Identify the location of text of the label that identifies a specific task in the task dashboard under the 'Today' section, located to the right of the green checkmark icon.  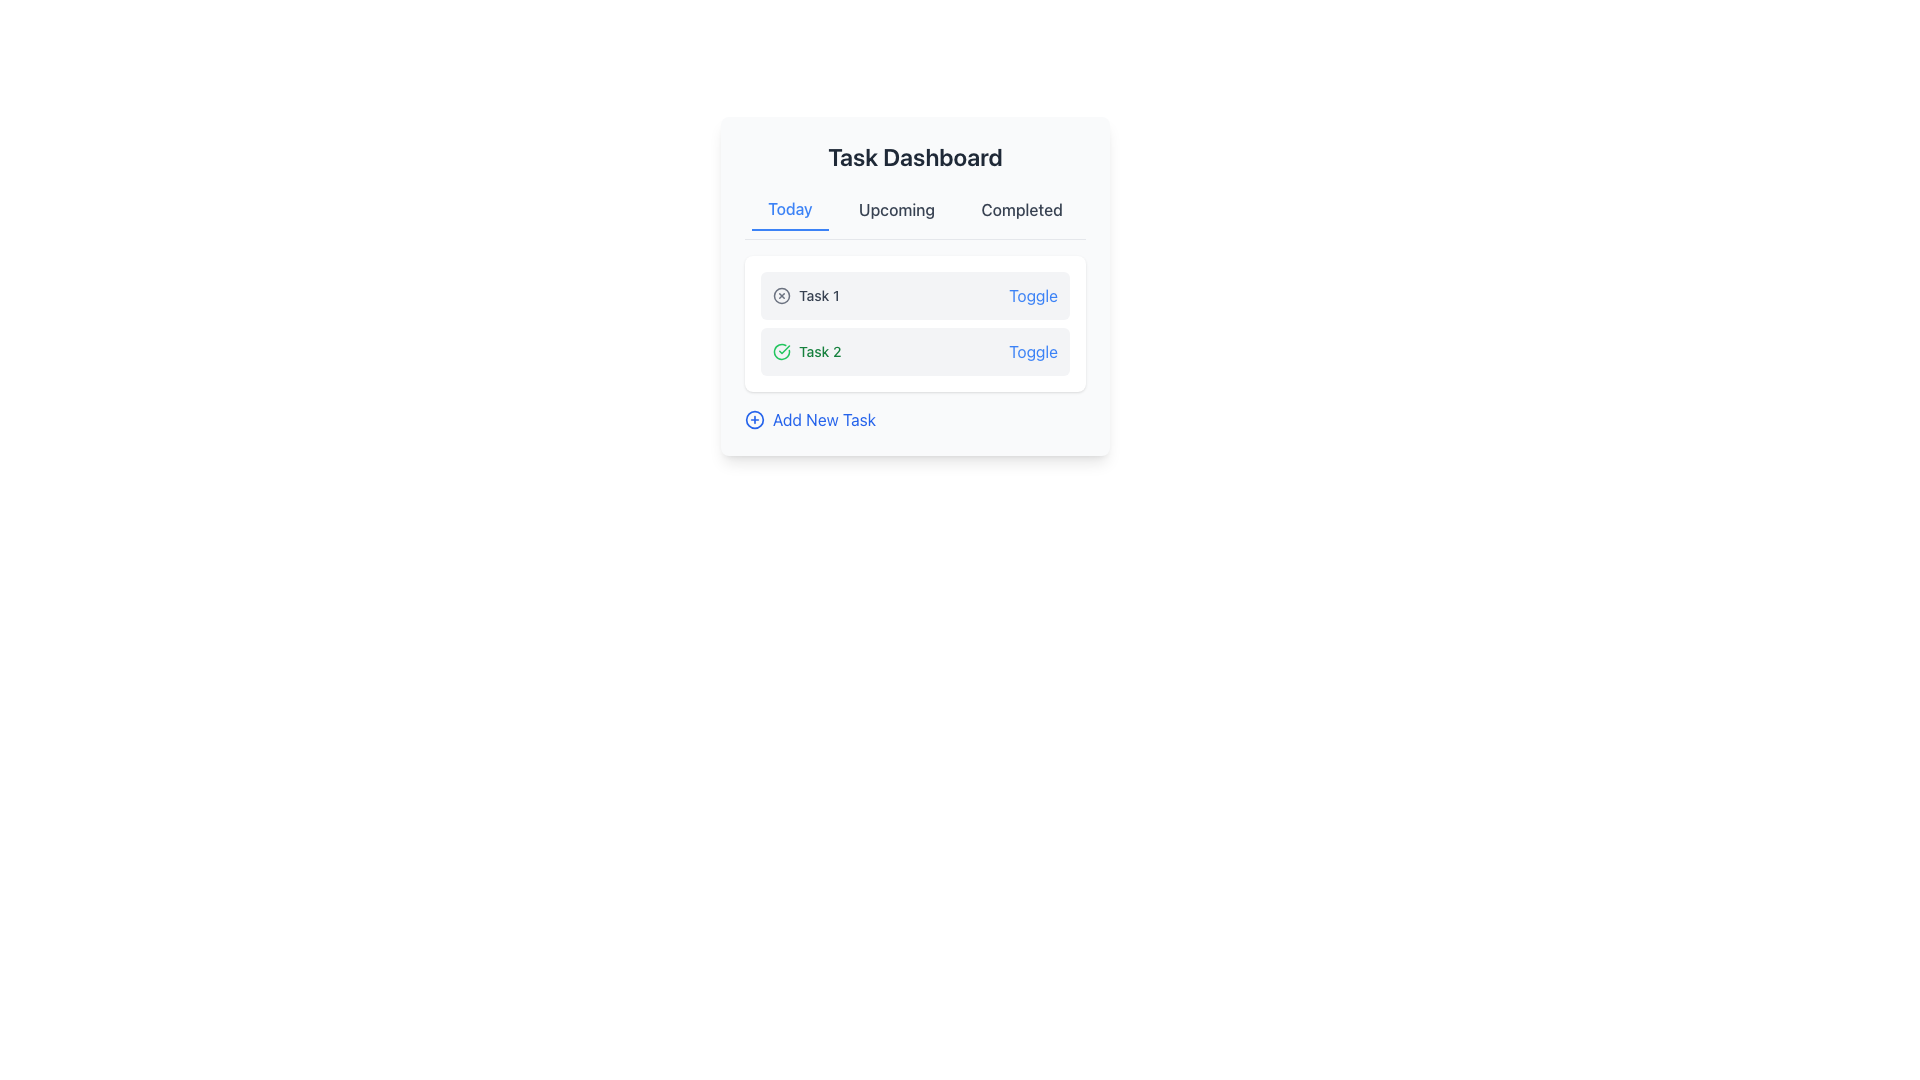
(807, 350).